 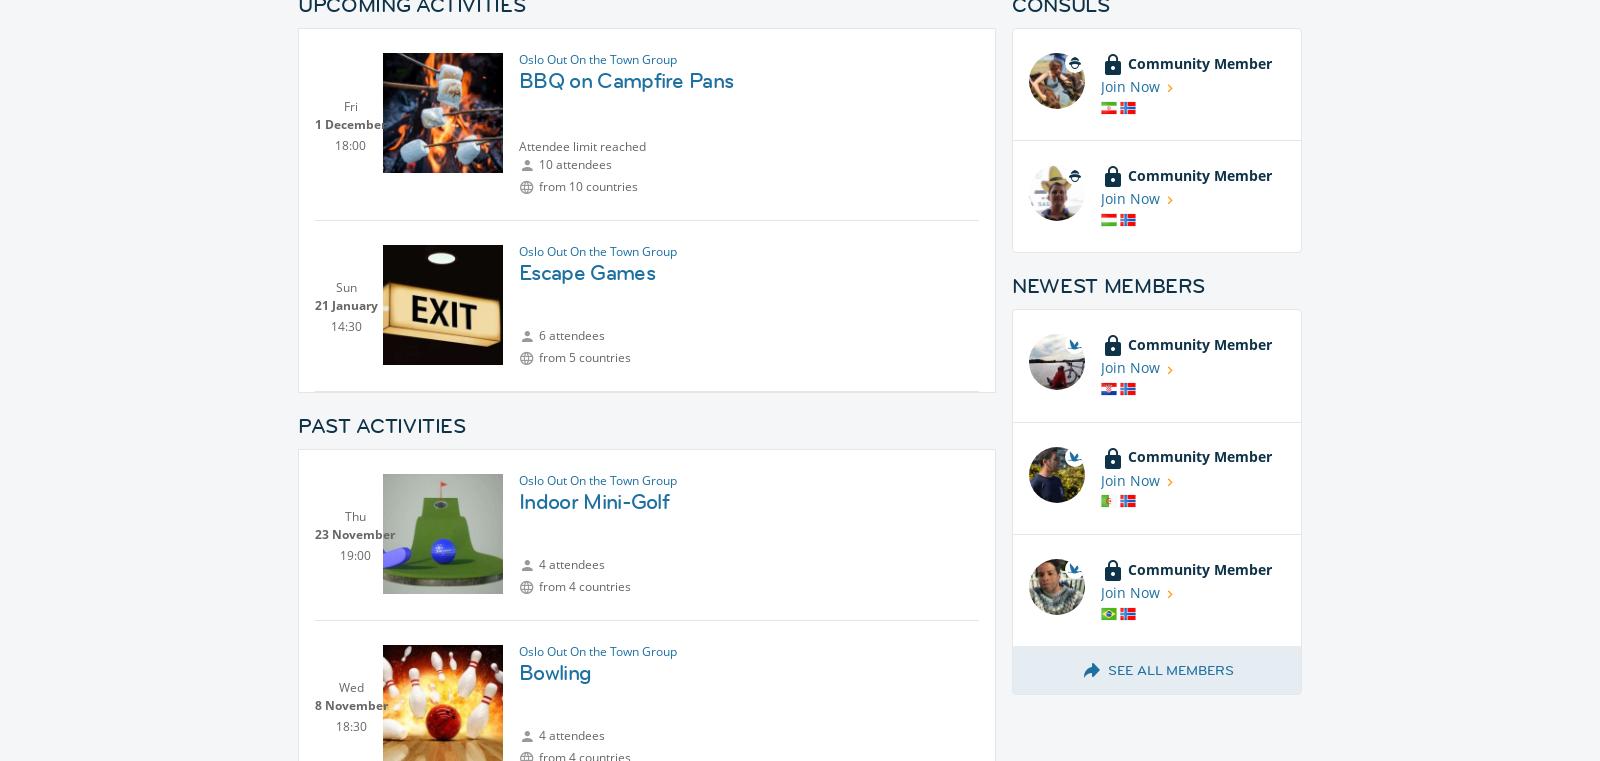 I want to click on 'BBQ on Campfire Pans', so click(x=625, y=80).